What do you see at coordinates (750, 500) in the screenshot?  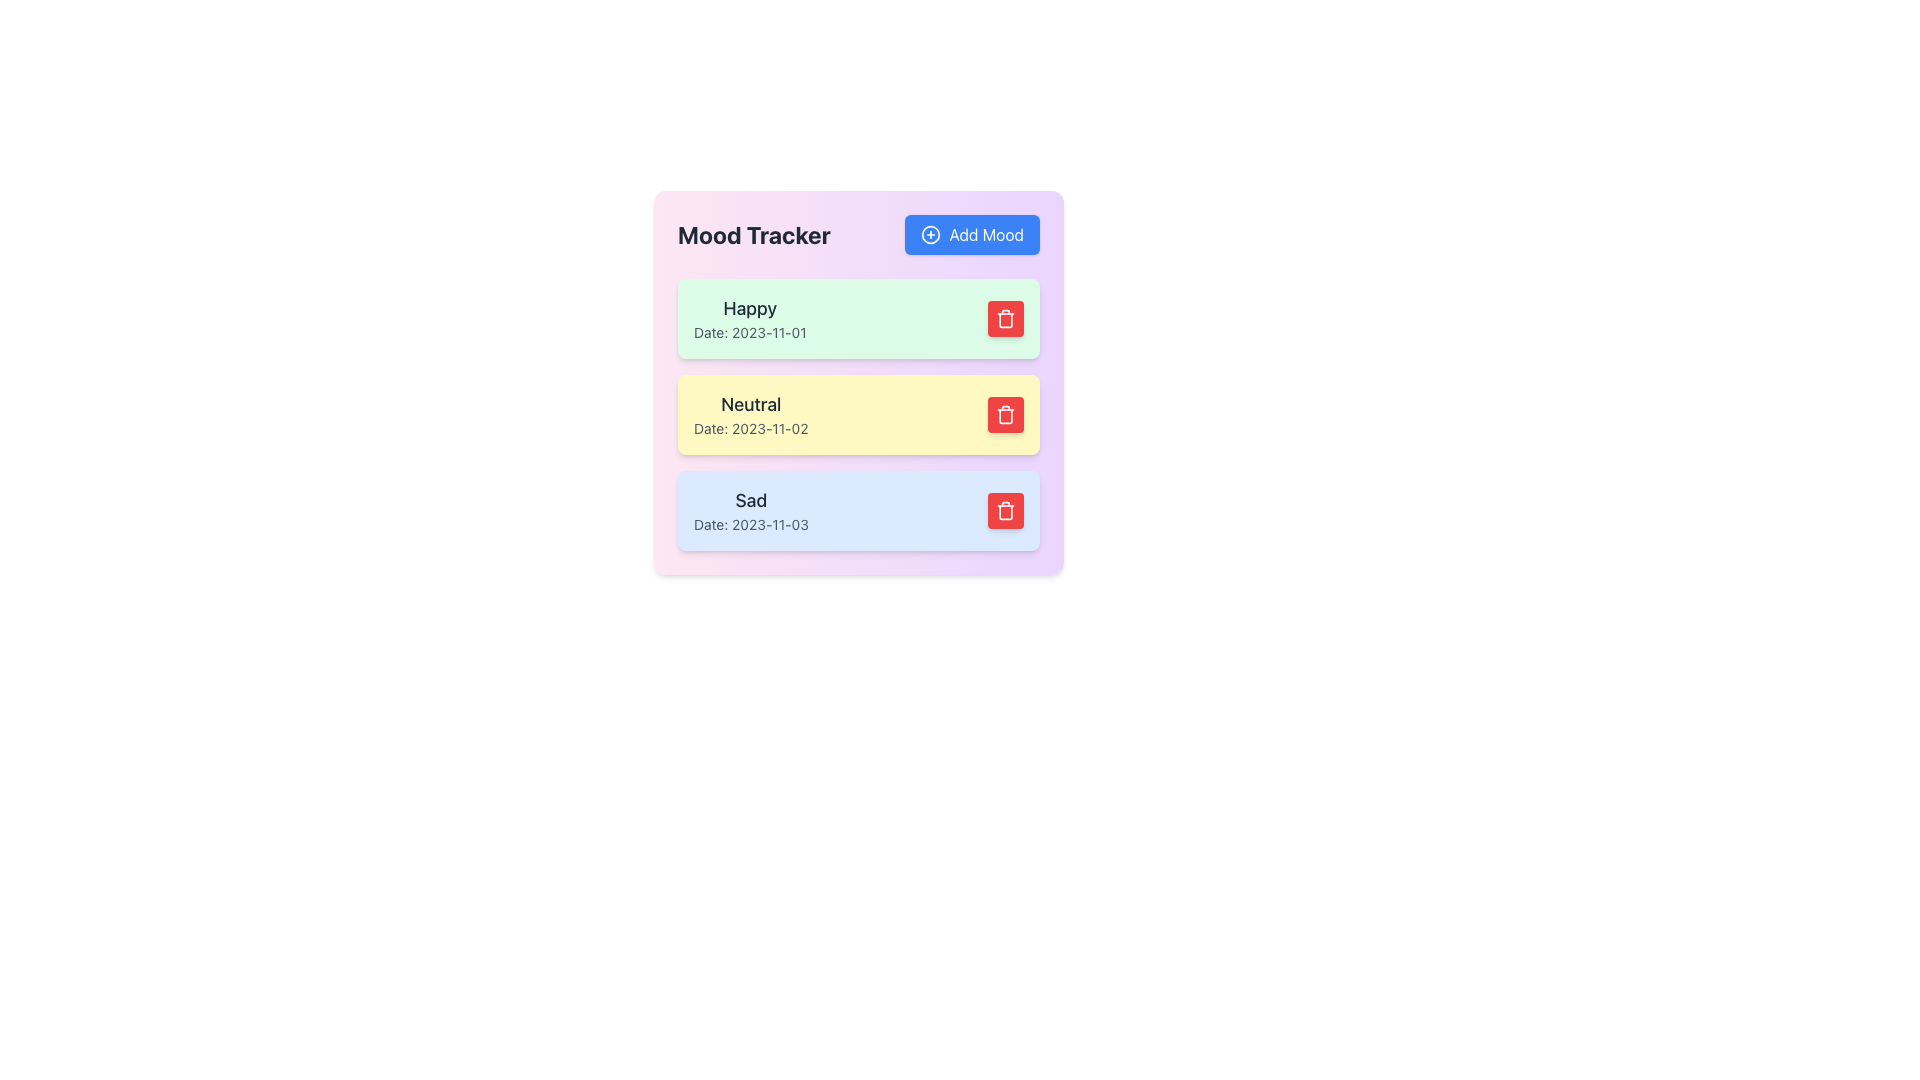 I see `the 'Sad' mood label in the Mood Tracker interface, which is displayed in a bold, large font on a light blue background, located in the third row beneath 'Neutral'` at bounding box center [750, 500].